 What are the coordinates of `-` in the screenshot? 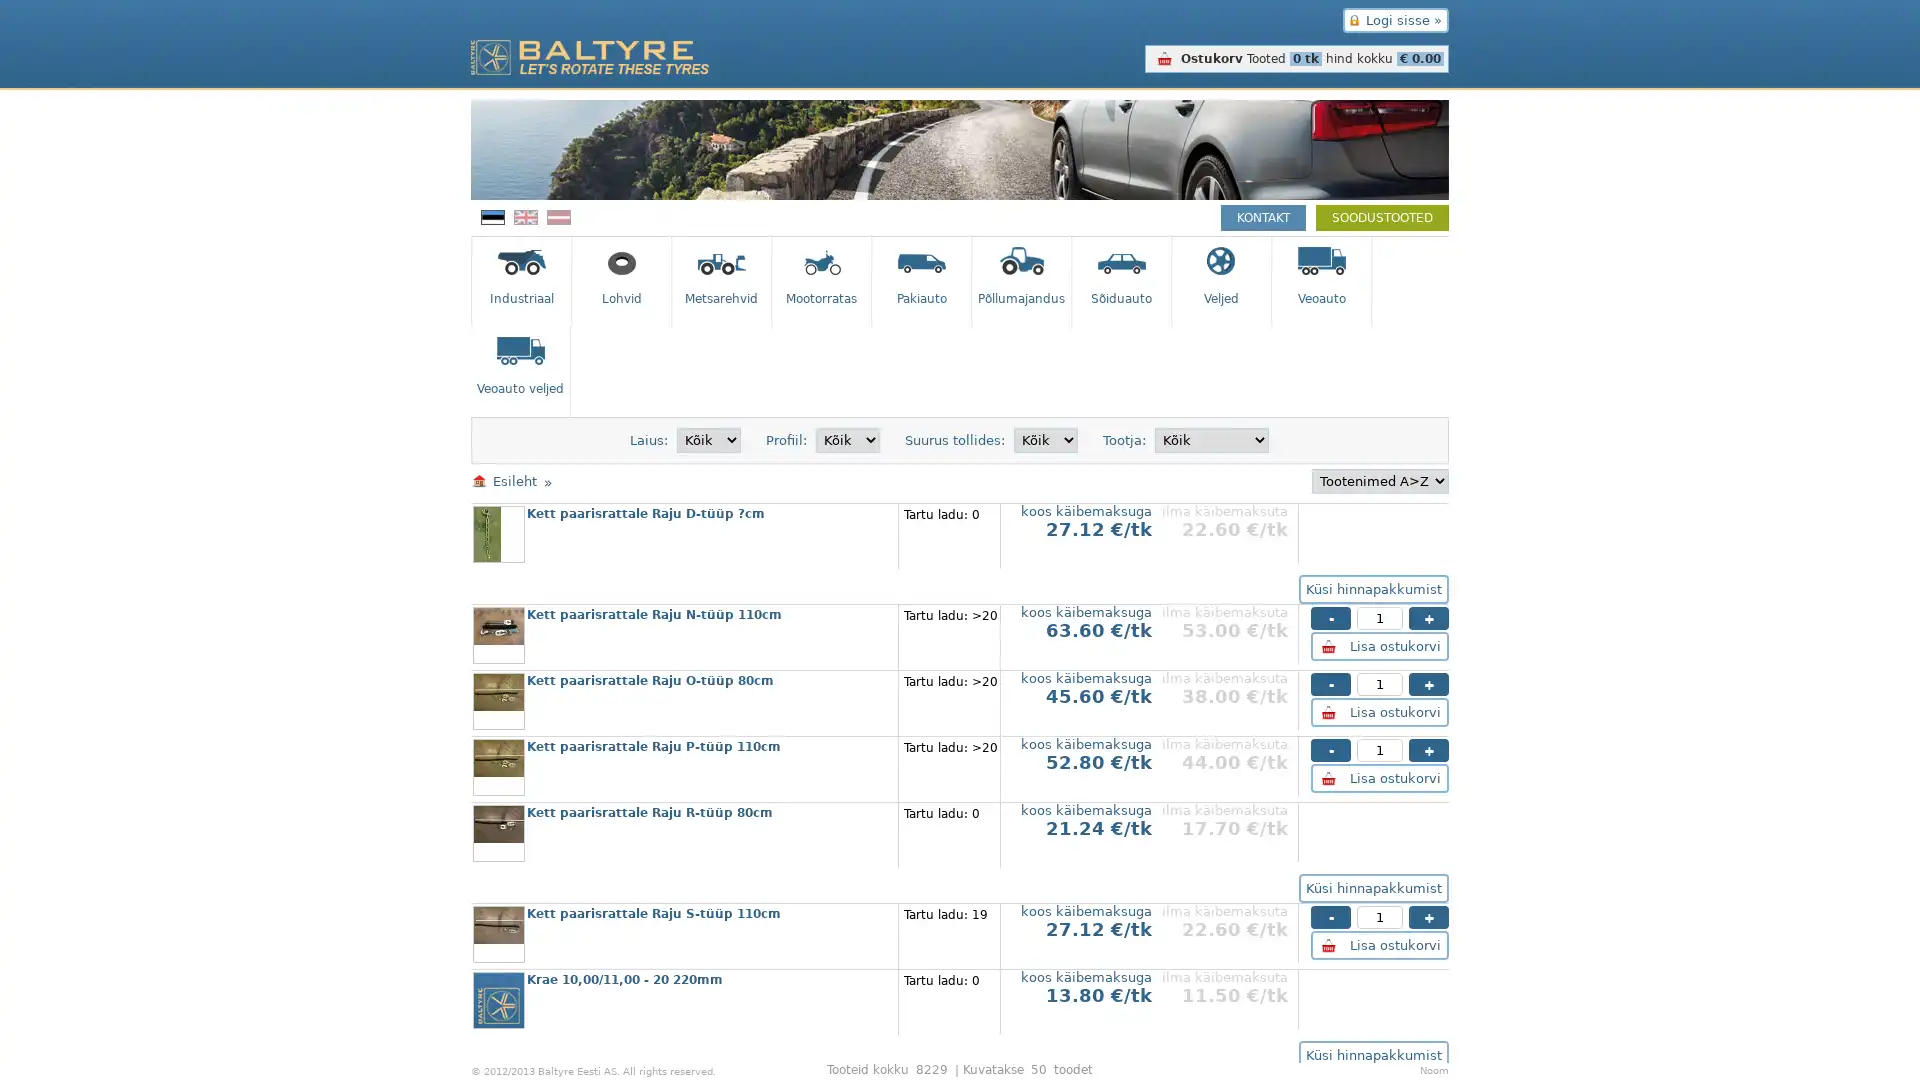 It's located at (1330, 917).